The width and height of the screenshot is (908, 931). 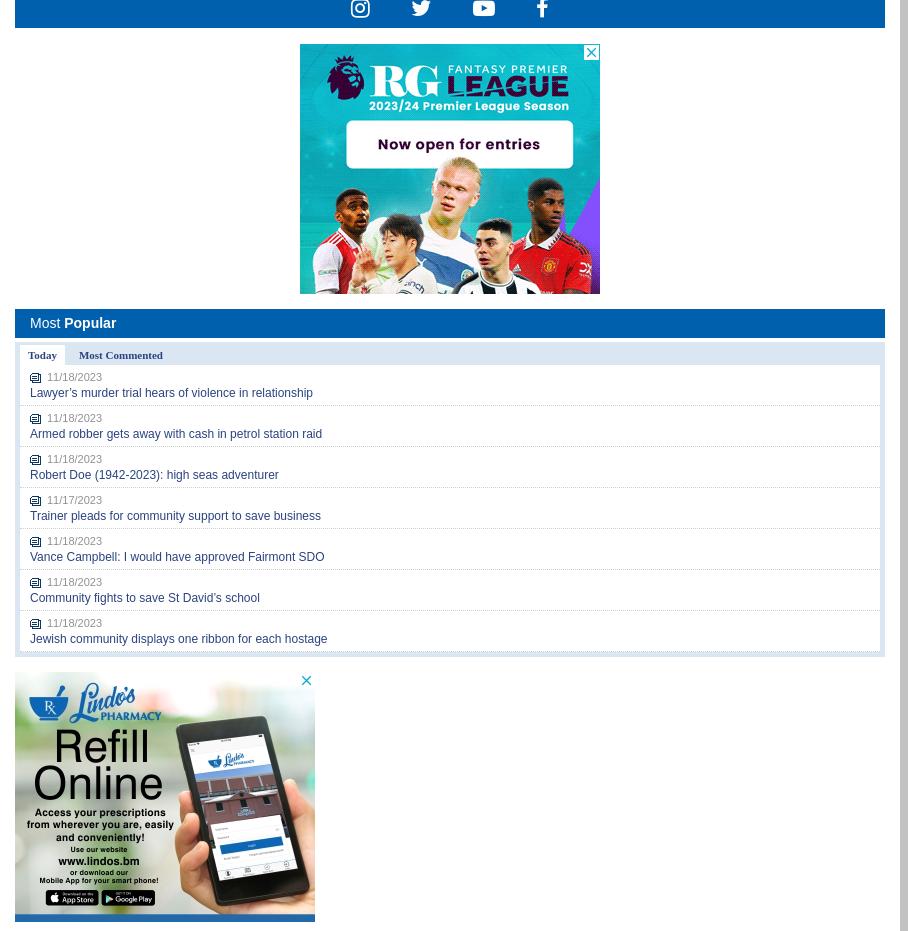 I want to click on 'Armed robber gets away with cash in petrol station raid', so click(x=174, y=433).